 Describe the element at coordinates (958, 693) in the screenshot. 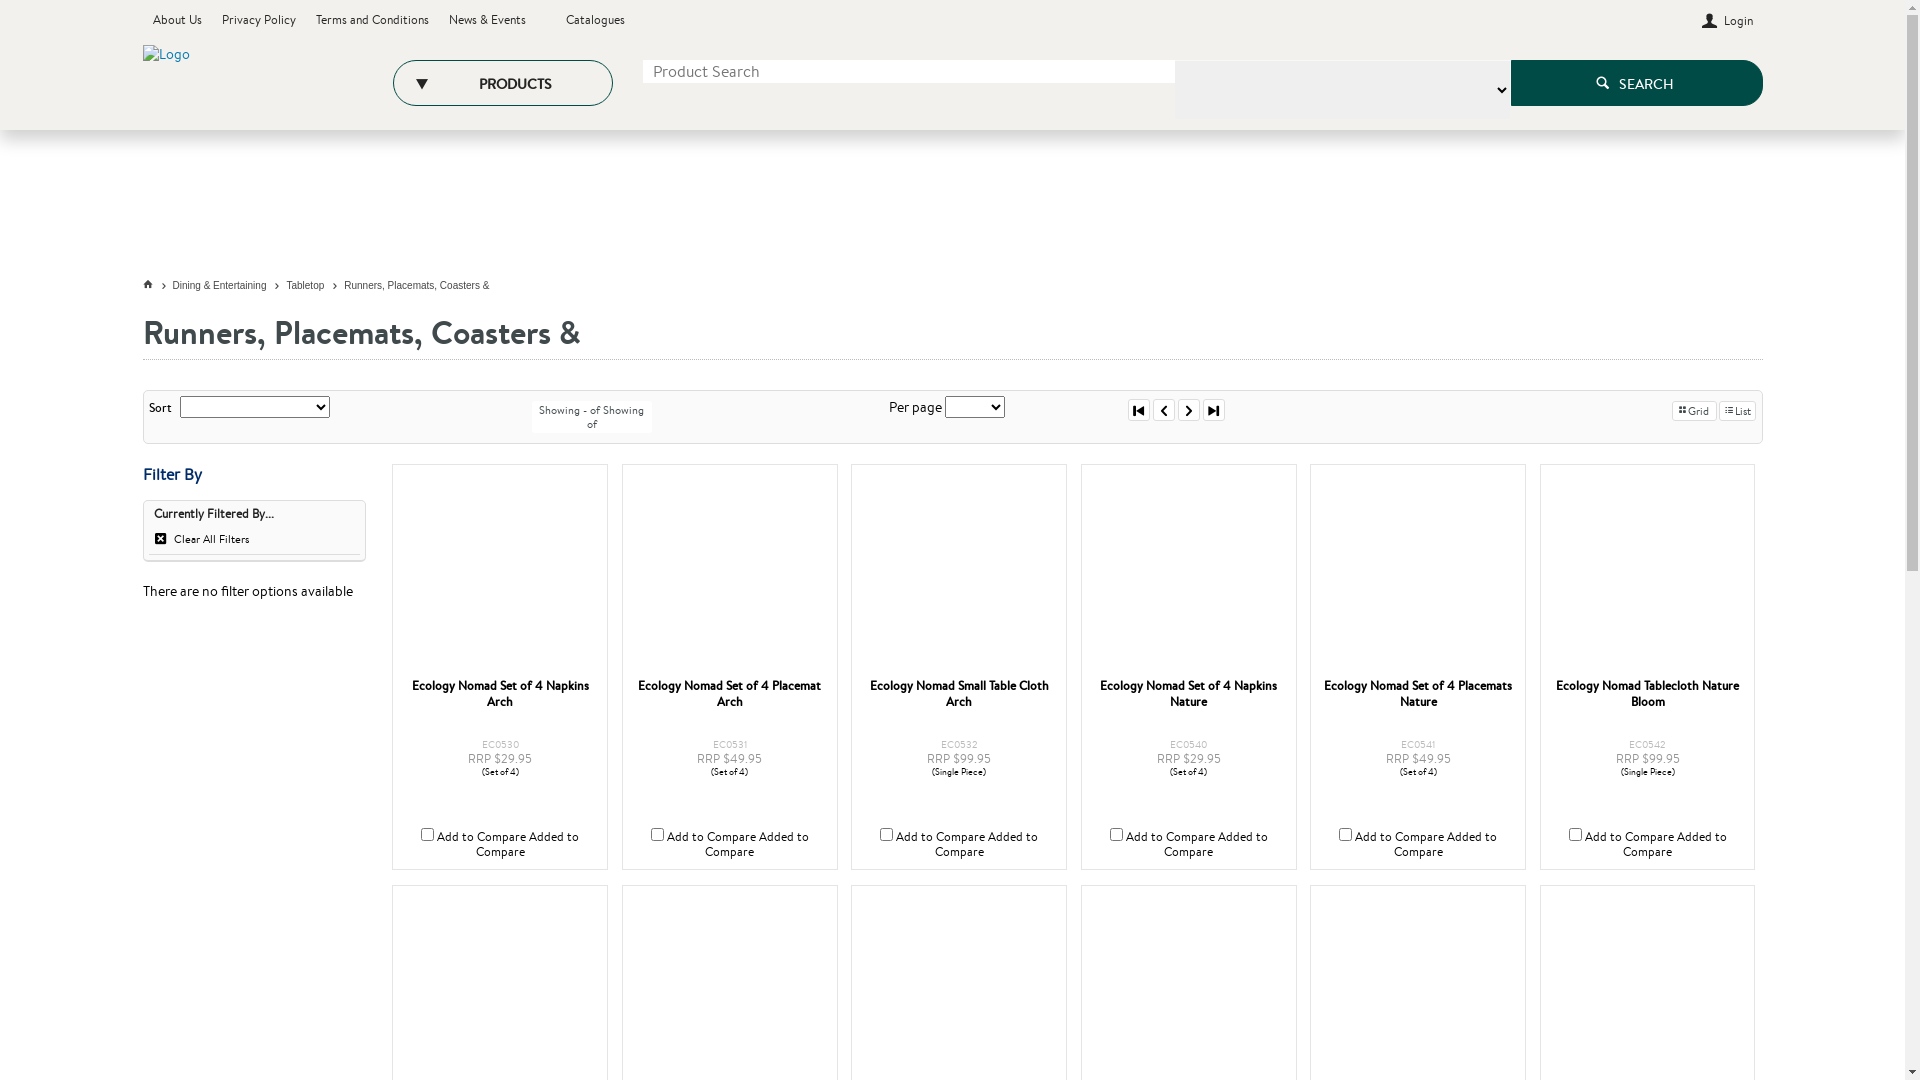

I see `'Ecology Nomad Small Table Cloth Arch'` at that location.